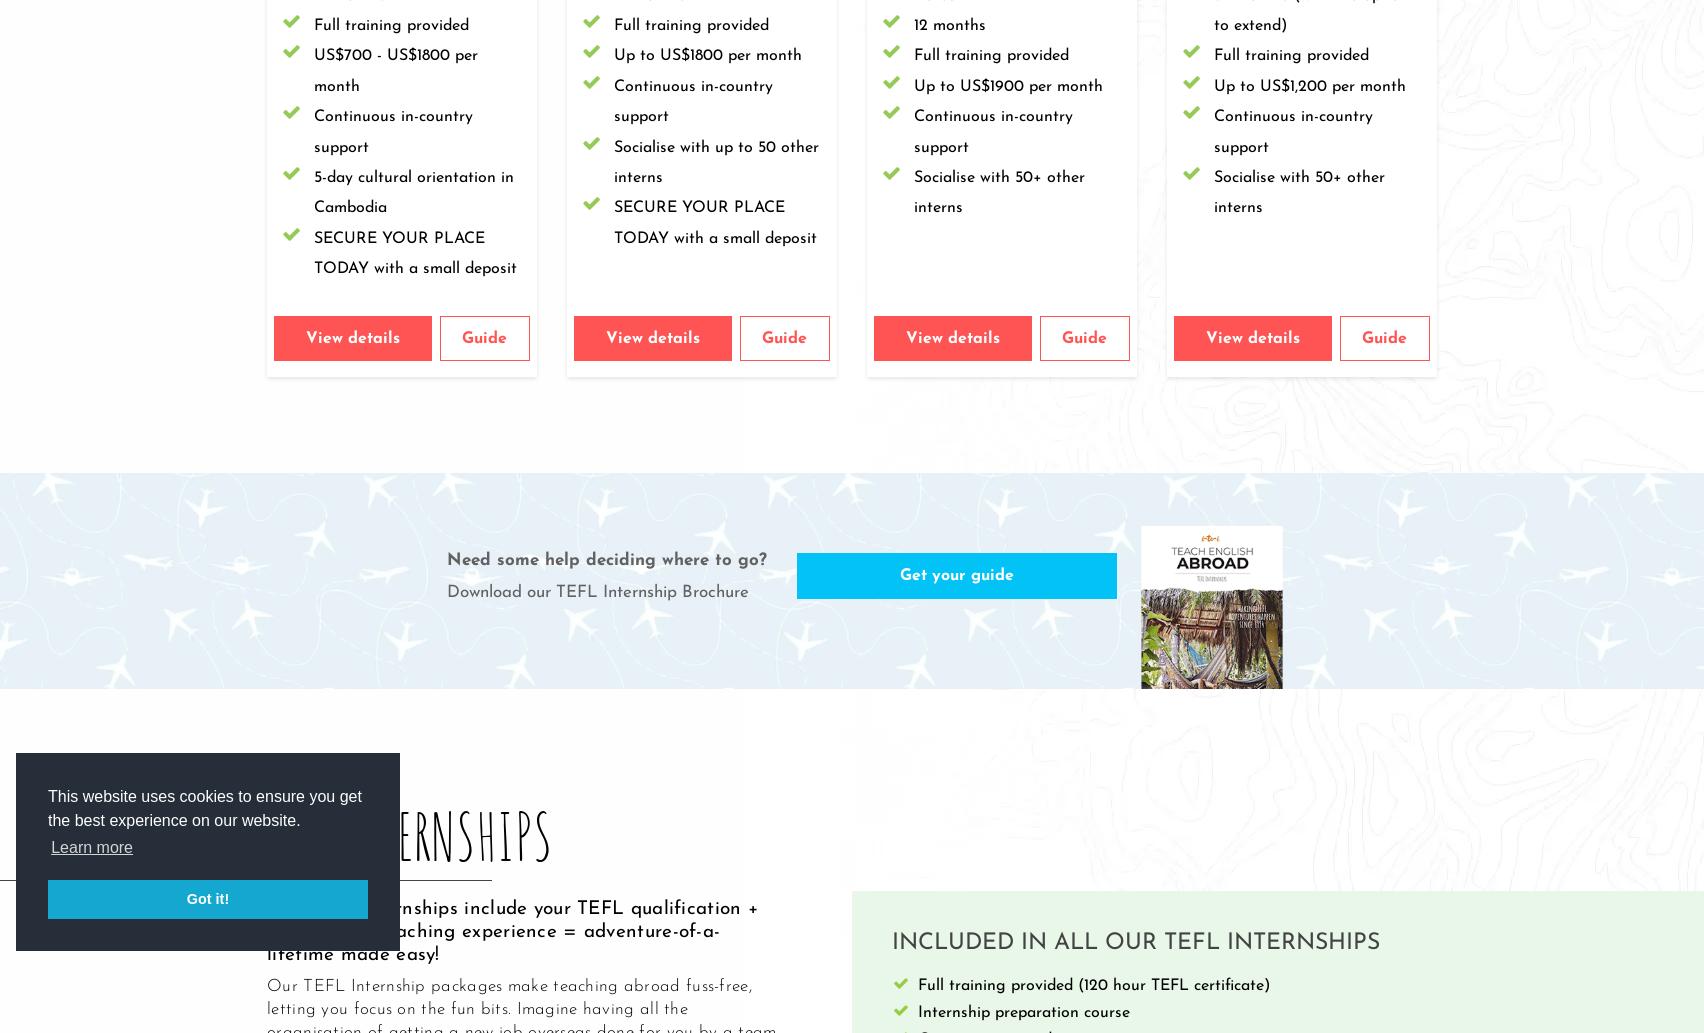 The height and width of the screenshot is (1033, 1704). Describe the element at coordinates (413, 191) in the screenshot. I see `'5-day cultural orientation in Cambodia'` at that location.